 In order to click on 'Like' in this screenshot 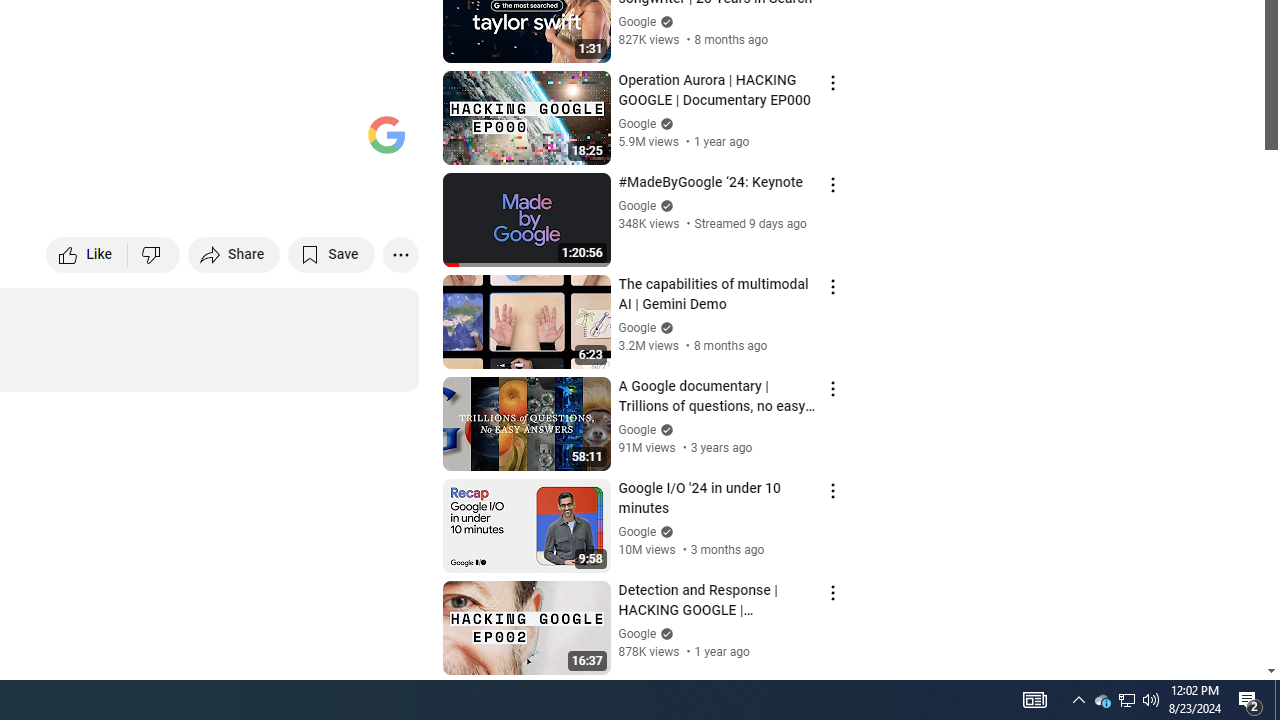, I will do `click(86, 253)`.